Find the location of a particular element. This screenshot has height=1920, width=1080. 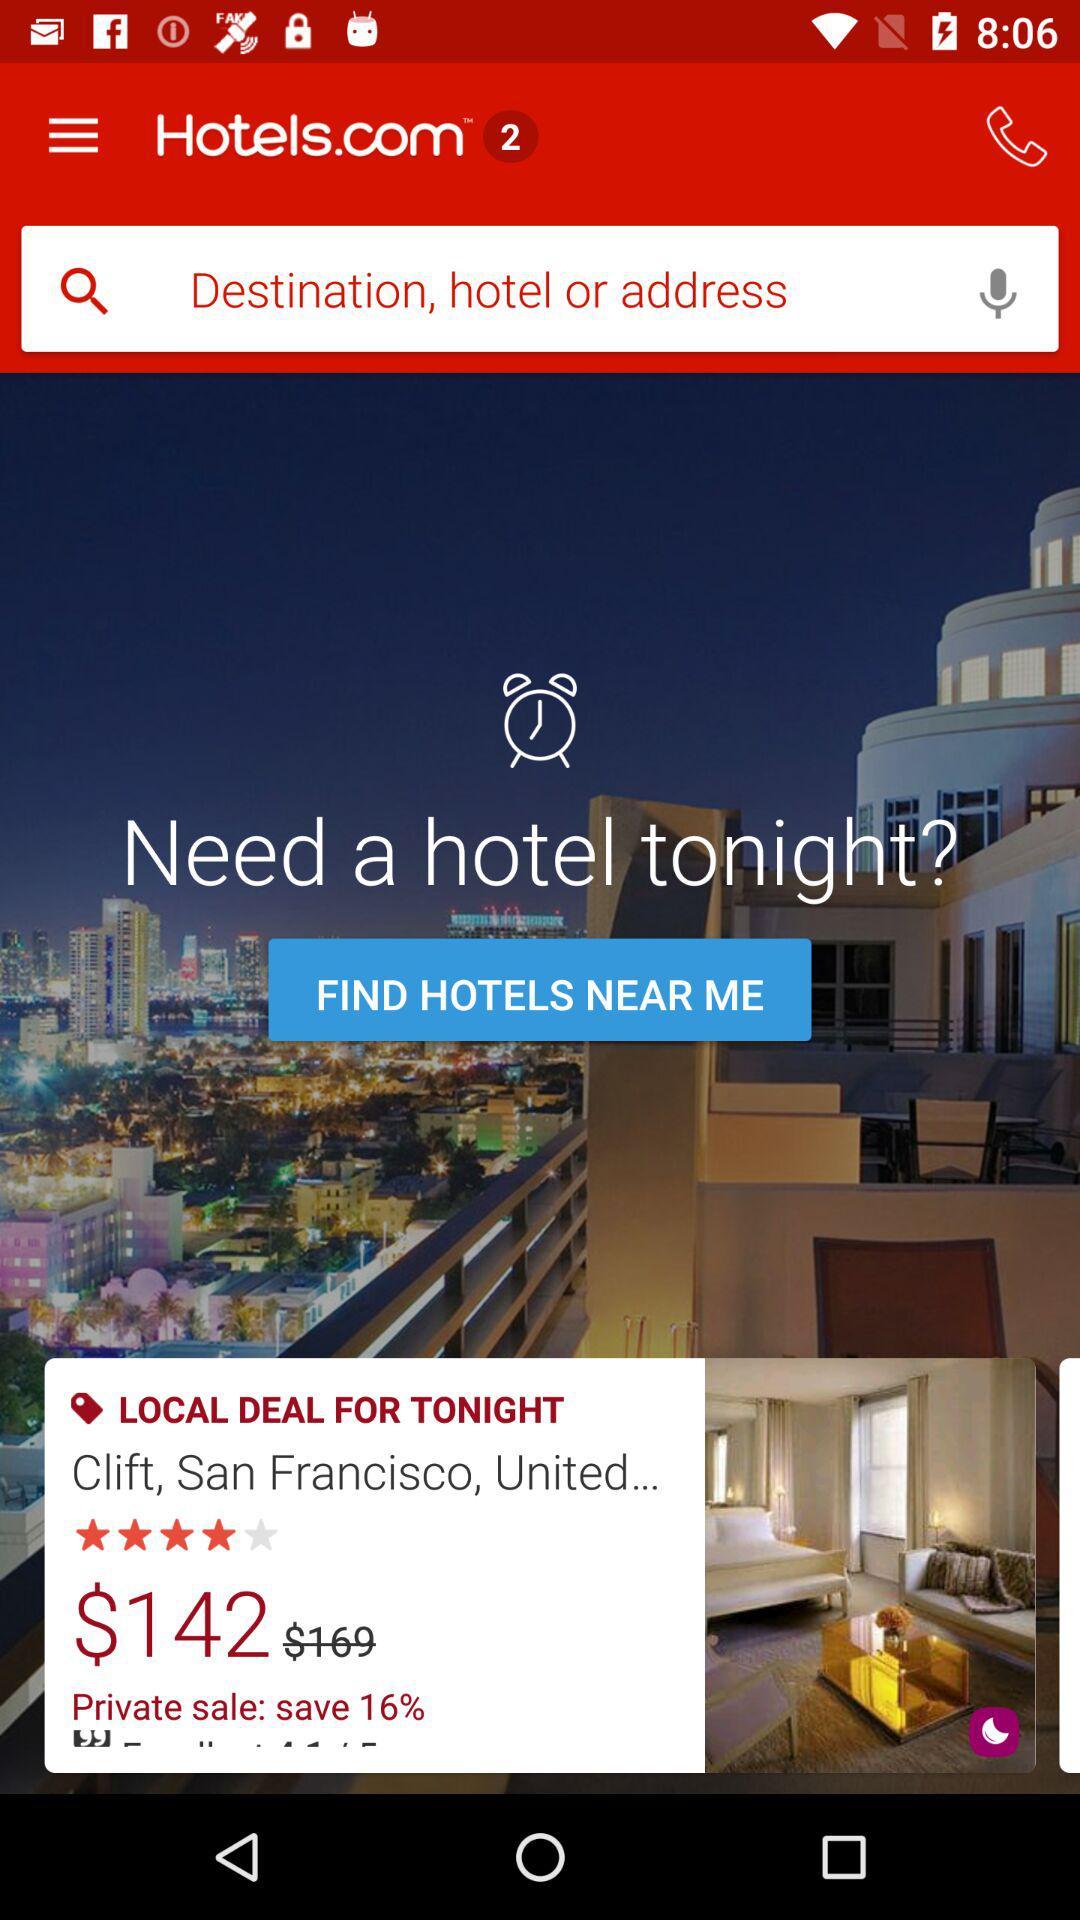

icon to the right of the 2 is located at coordinates (1017, 135).